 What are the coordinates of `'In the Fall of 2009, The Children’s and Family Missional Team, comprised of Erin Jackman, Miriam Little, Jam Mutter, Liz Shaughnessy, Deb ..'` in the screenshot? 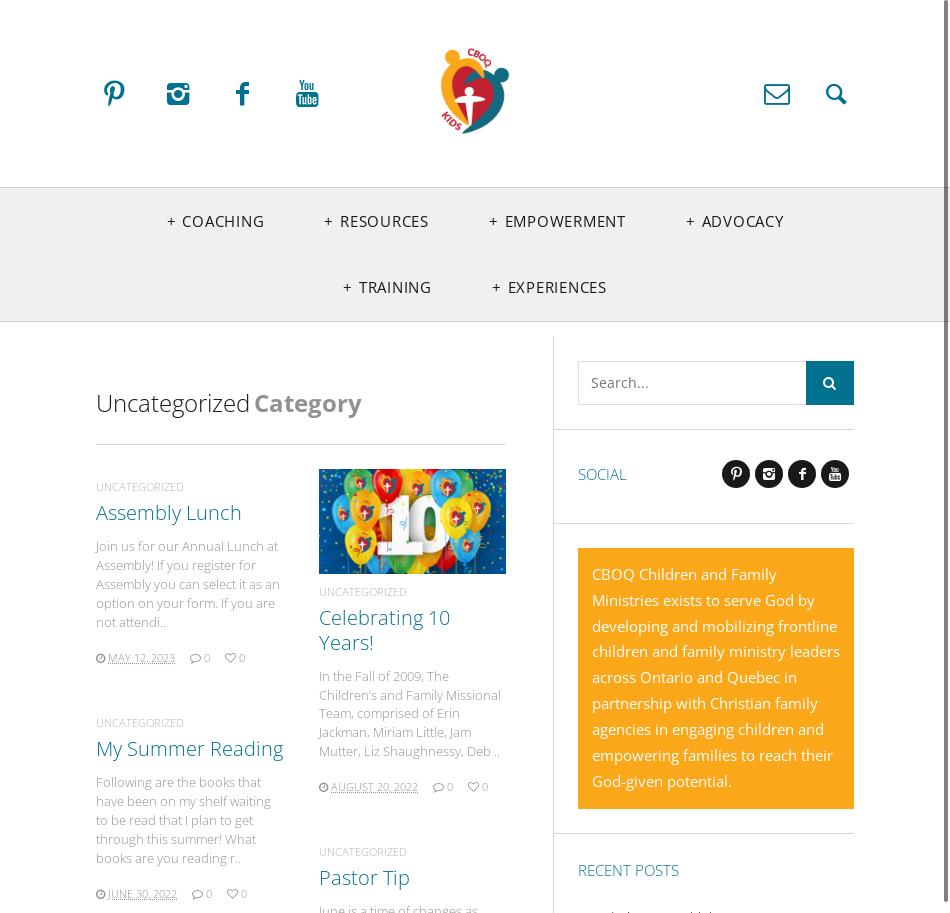 It's located at (409, 711).